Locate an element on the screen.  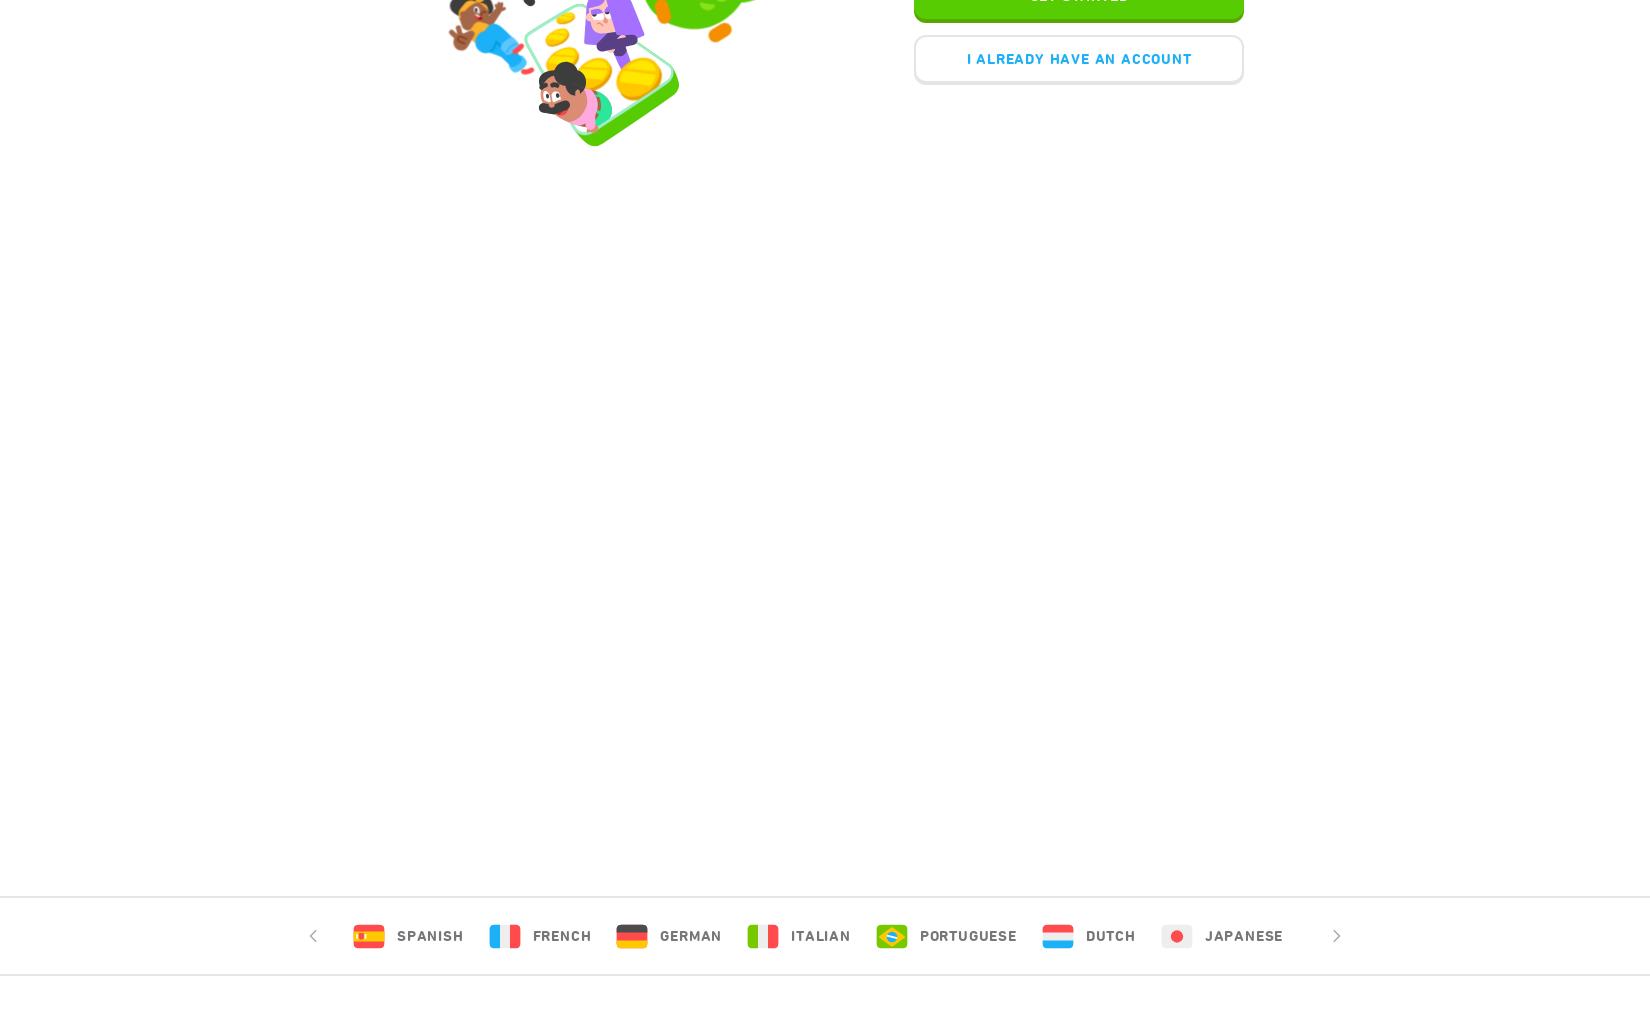
'Japanese' is located at coordinates (1204, 935).